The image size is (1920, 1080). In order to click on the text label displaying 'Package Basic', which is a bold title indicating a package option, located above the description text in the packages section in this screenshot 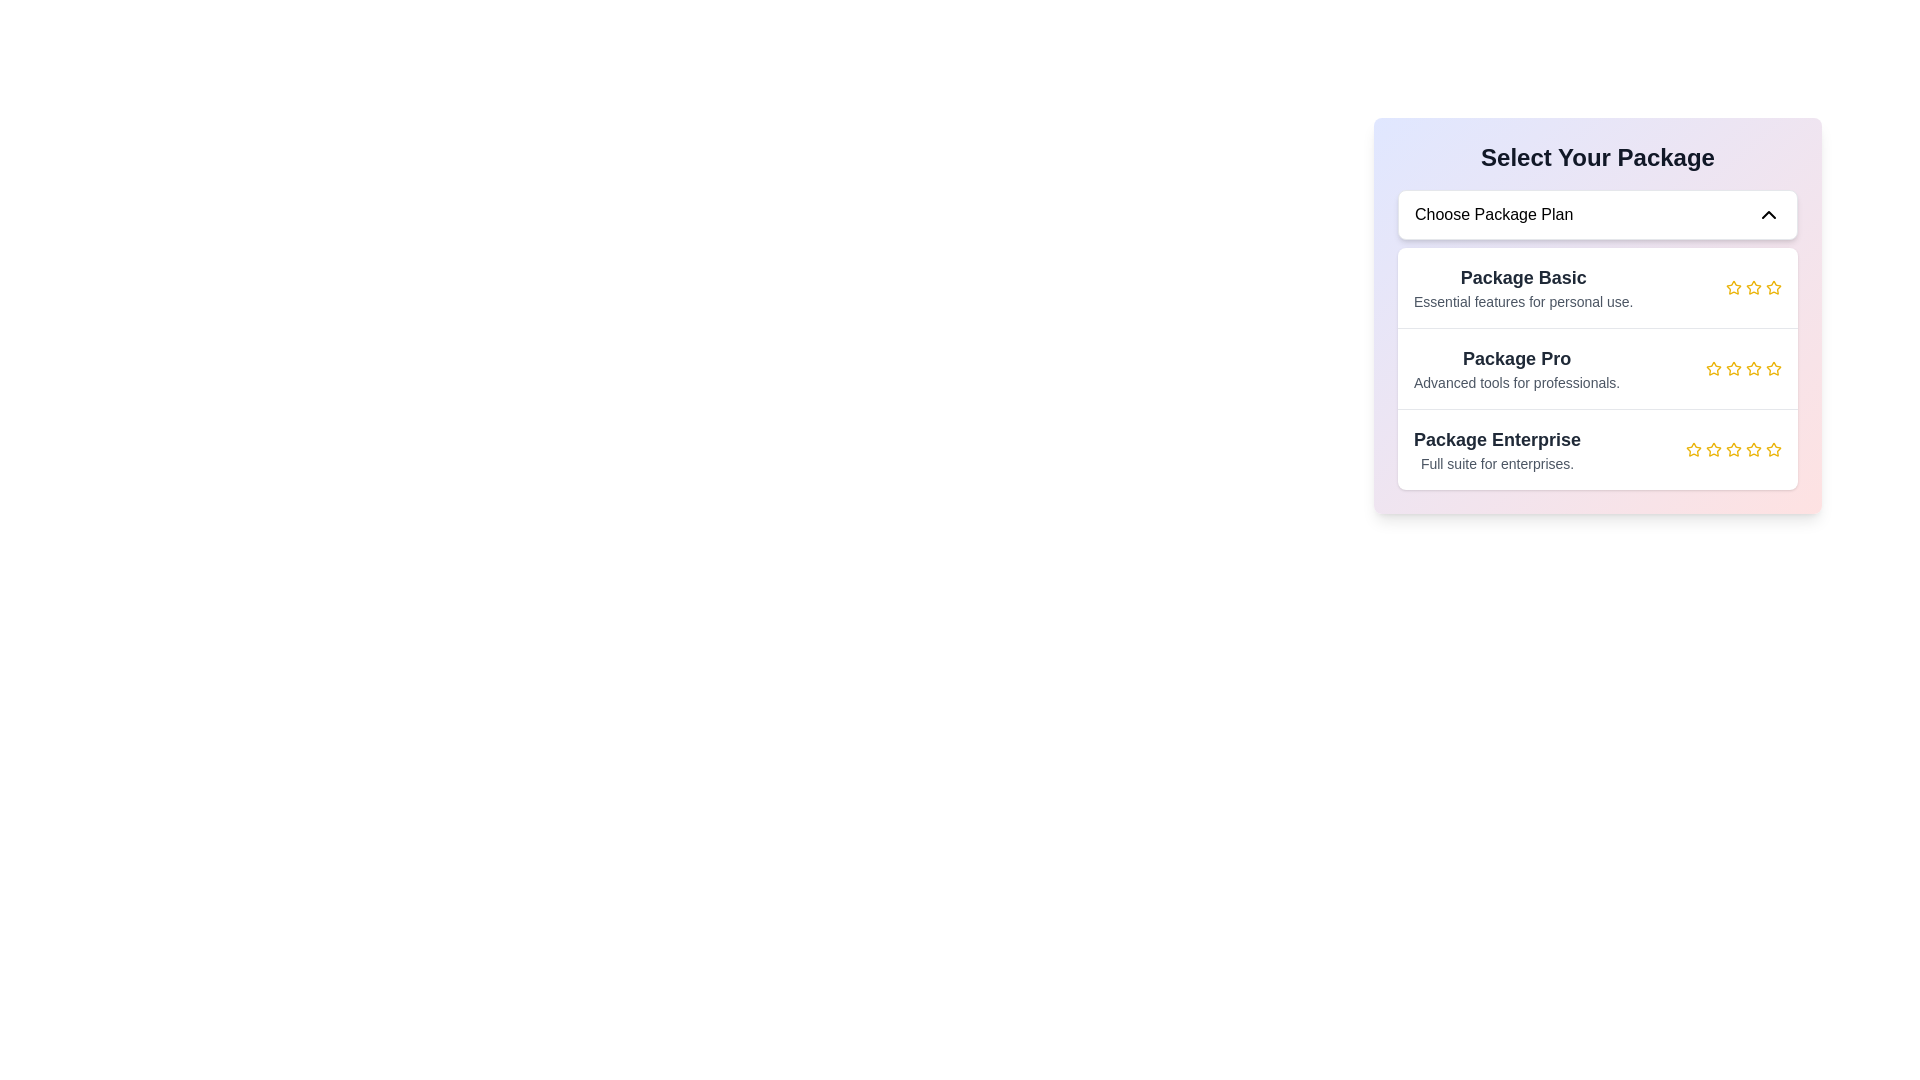, I will do `click(1522, 277)`.